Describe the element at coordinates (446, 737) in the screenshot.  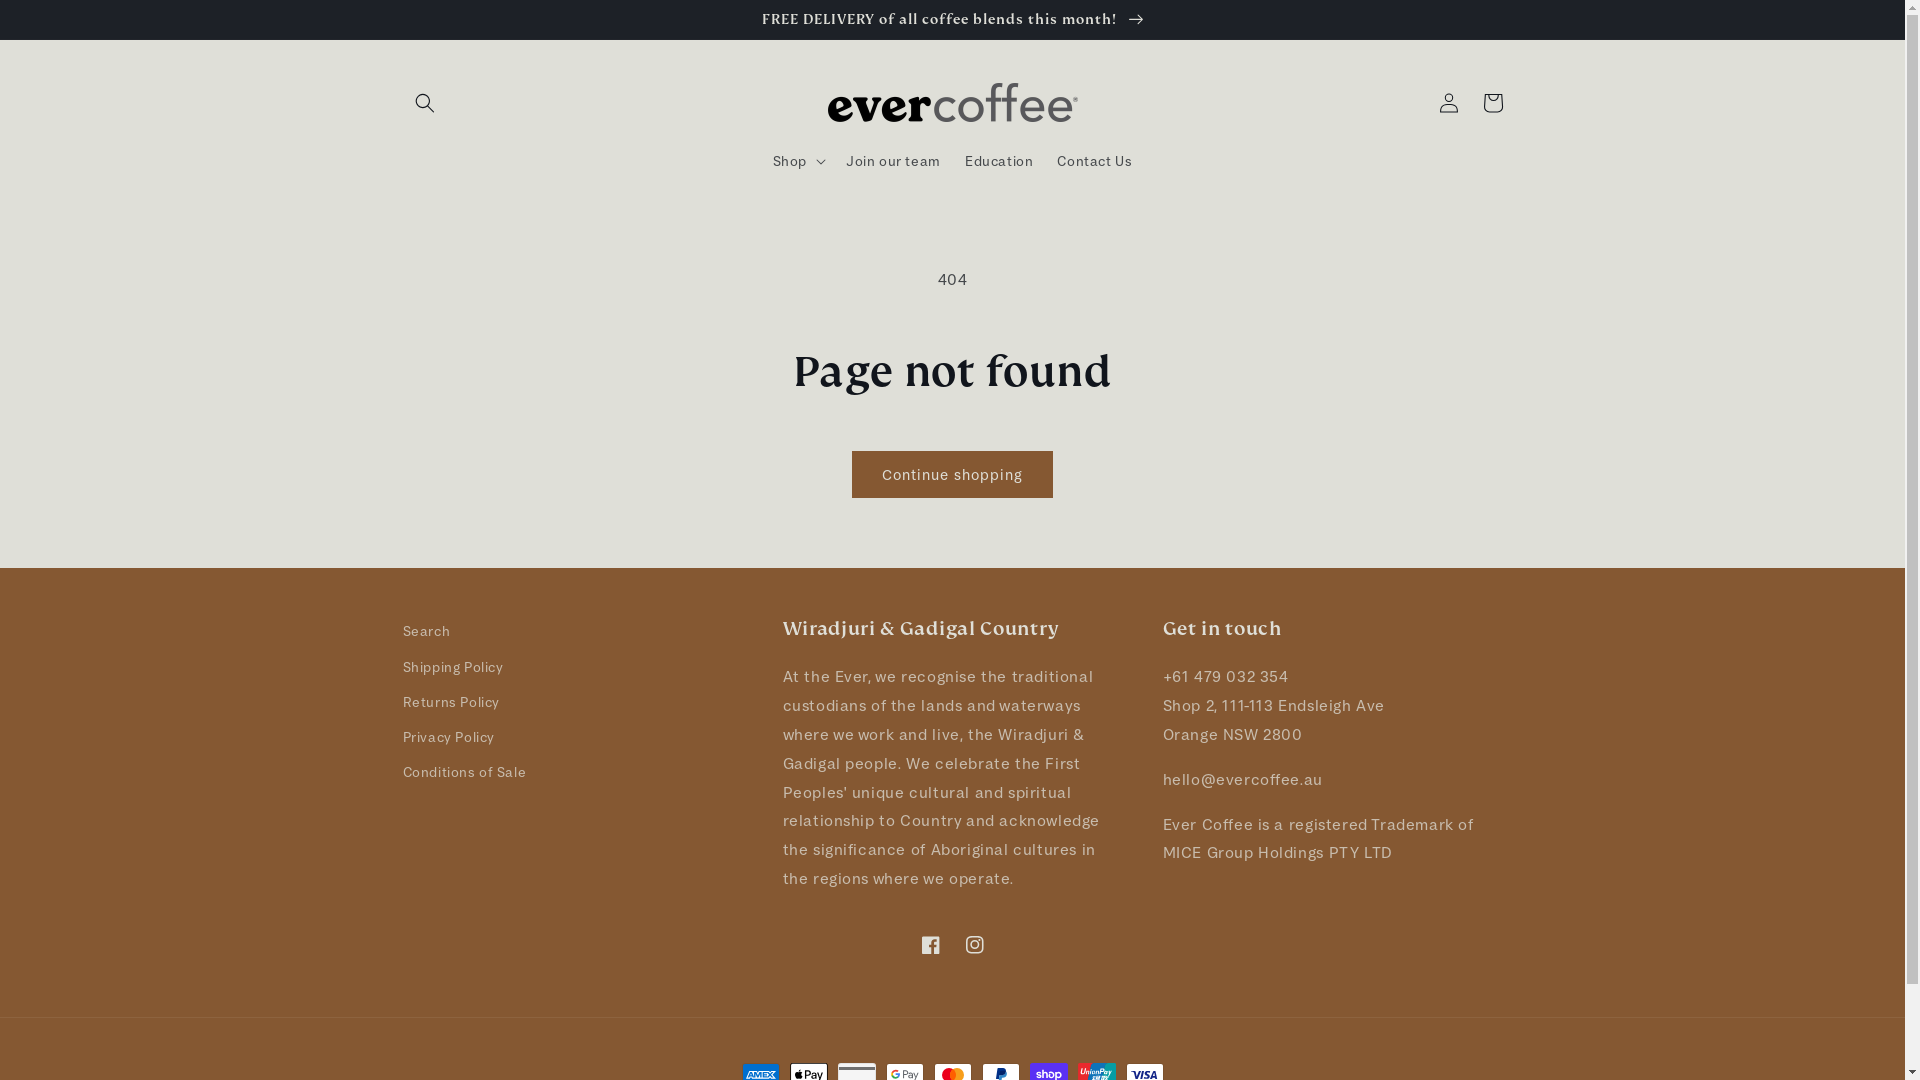
I see `'Privacy Policy'` at that location.